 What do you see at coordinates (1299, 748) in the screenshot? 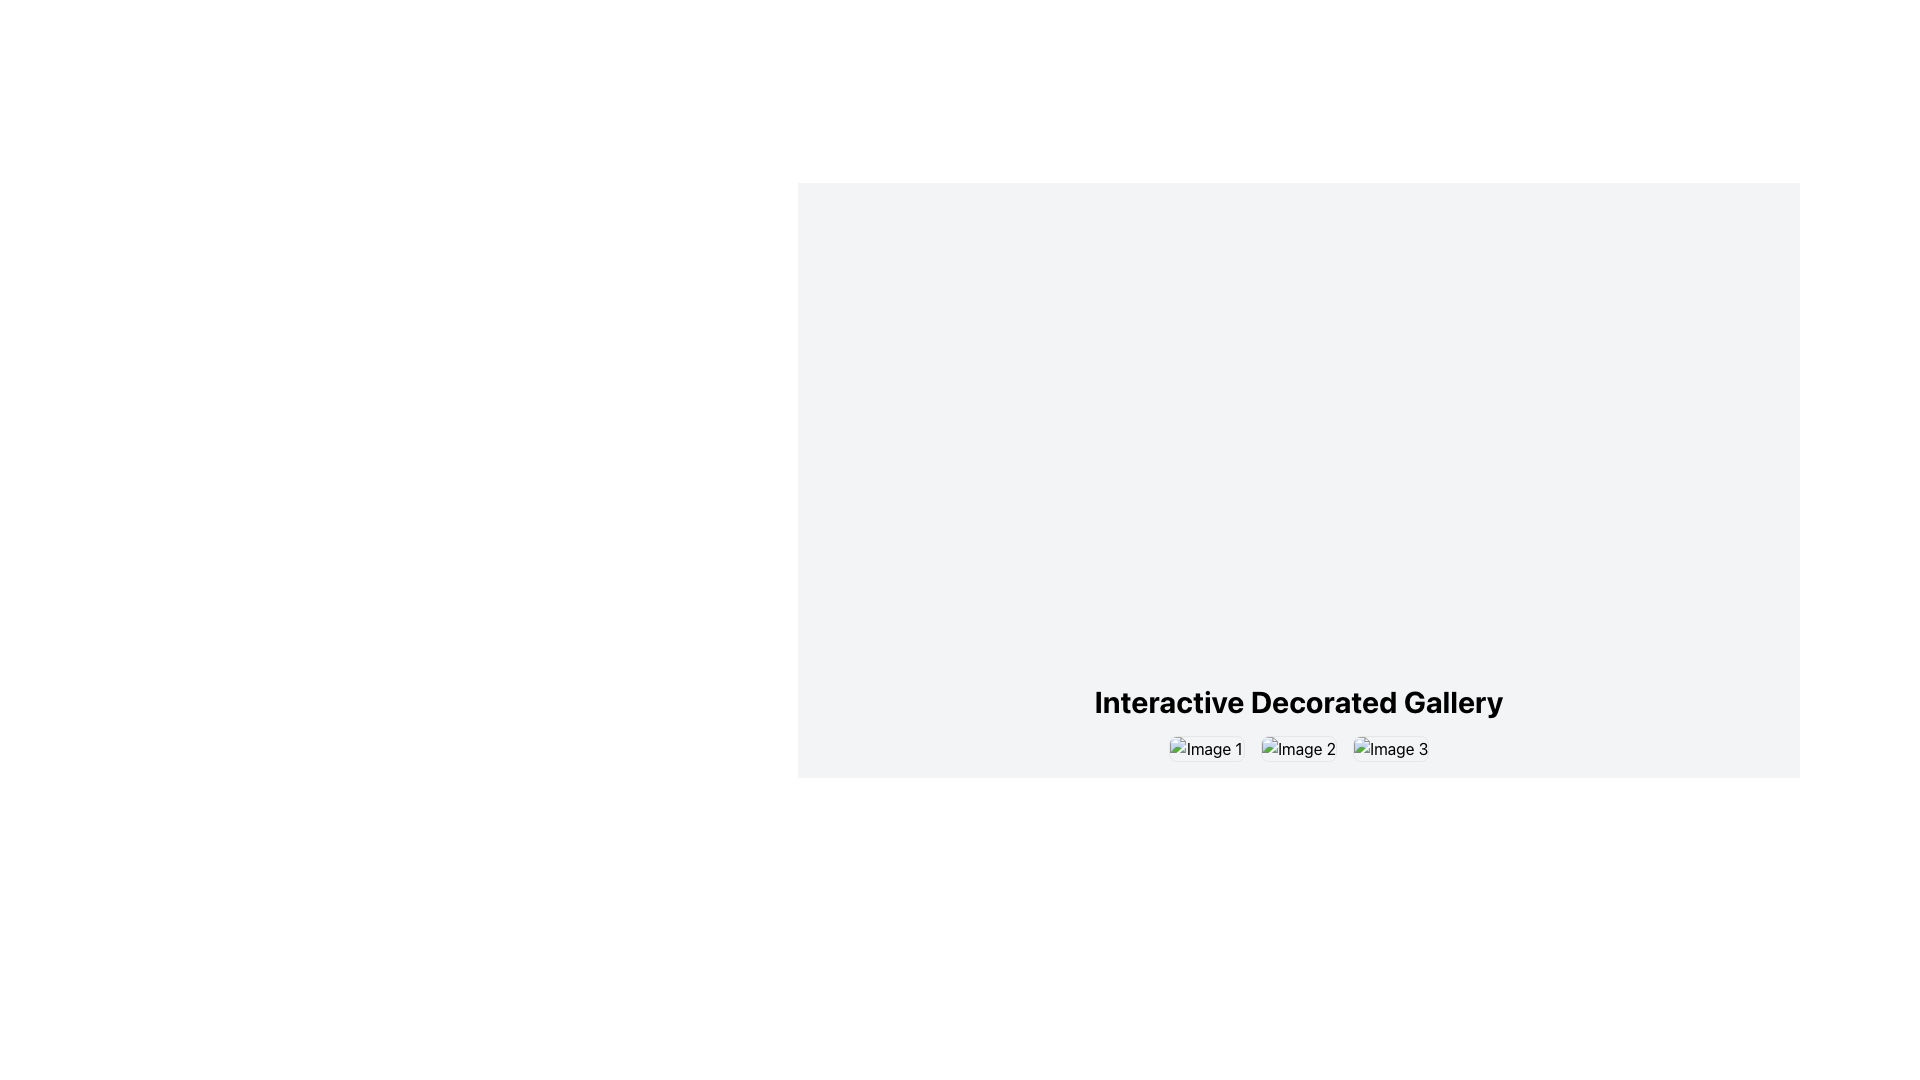
I see `the central image in the gallery interface, which is positioned between 'Image 1' and 'Image 3' beneath the title 'Interactive Decorated Gallery'` at bounding box center [1299, 748].